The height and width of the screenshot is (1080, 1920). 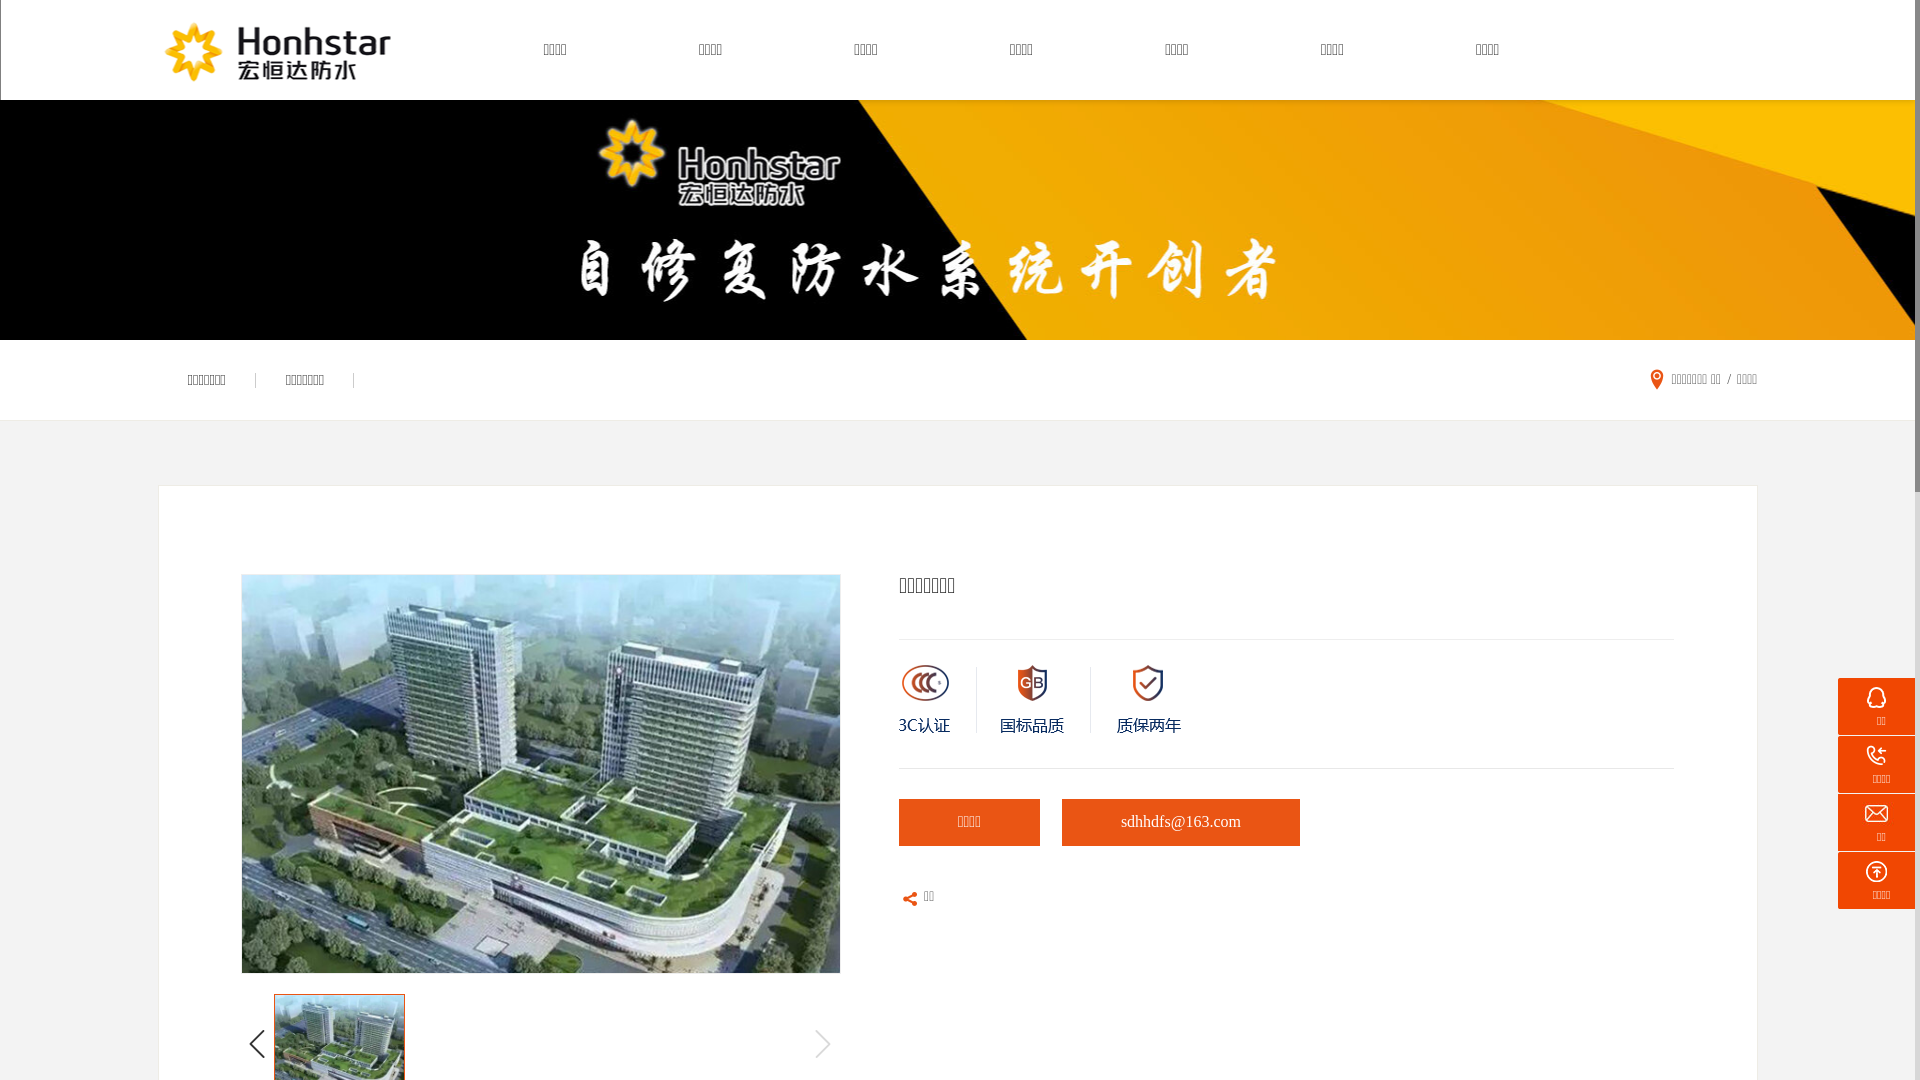 What do you see at coordinates (1180, 826) in the screenshot?
I see `'sdhhdfs@163.com'` at bounding box center [1180, 826].